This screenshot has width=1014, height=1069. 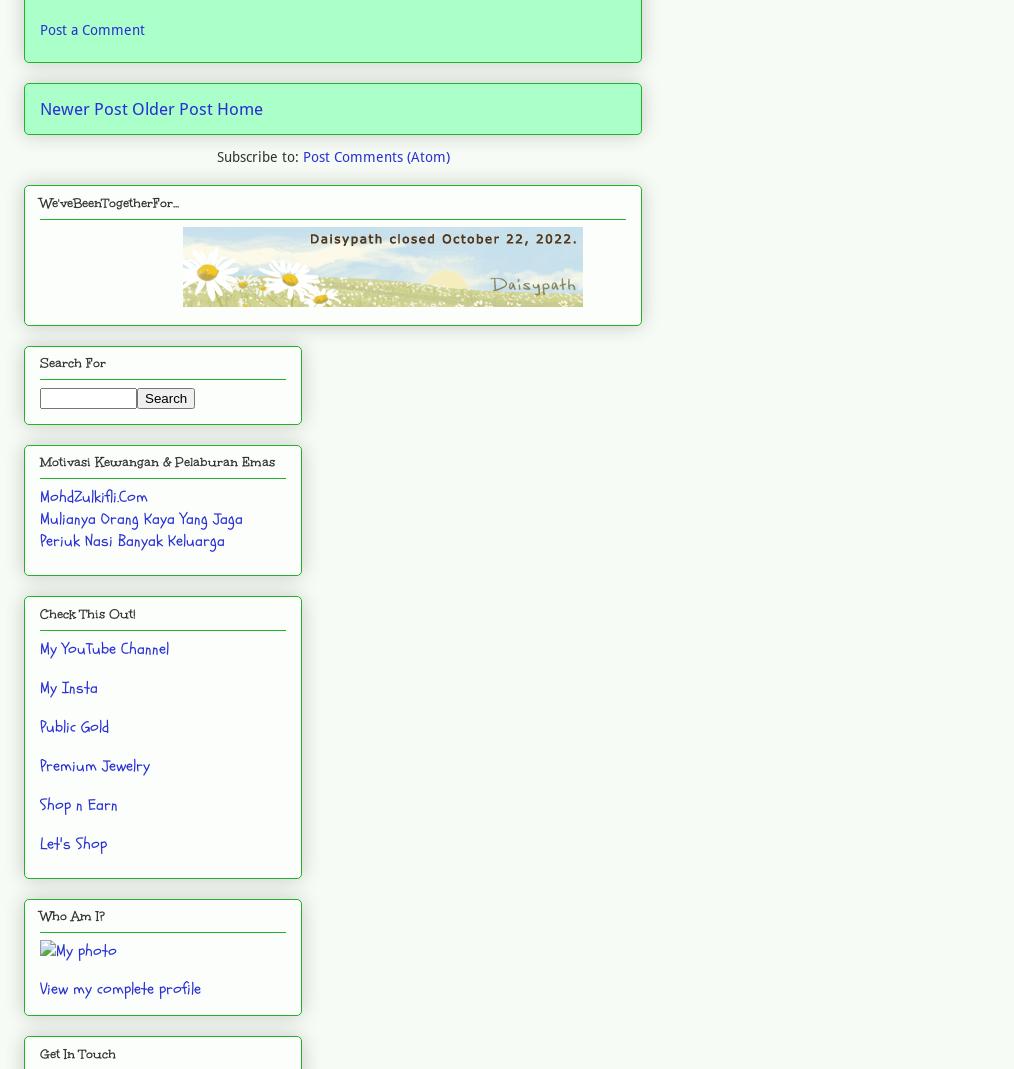 What do you see at coordinates (76, 1052) in the screenshot?
I see `'Get In Touch'` at bounding box center [76, 1052].